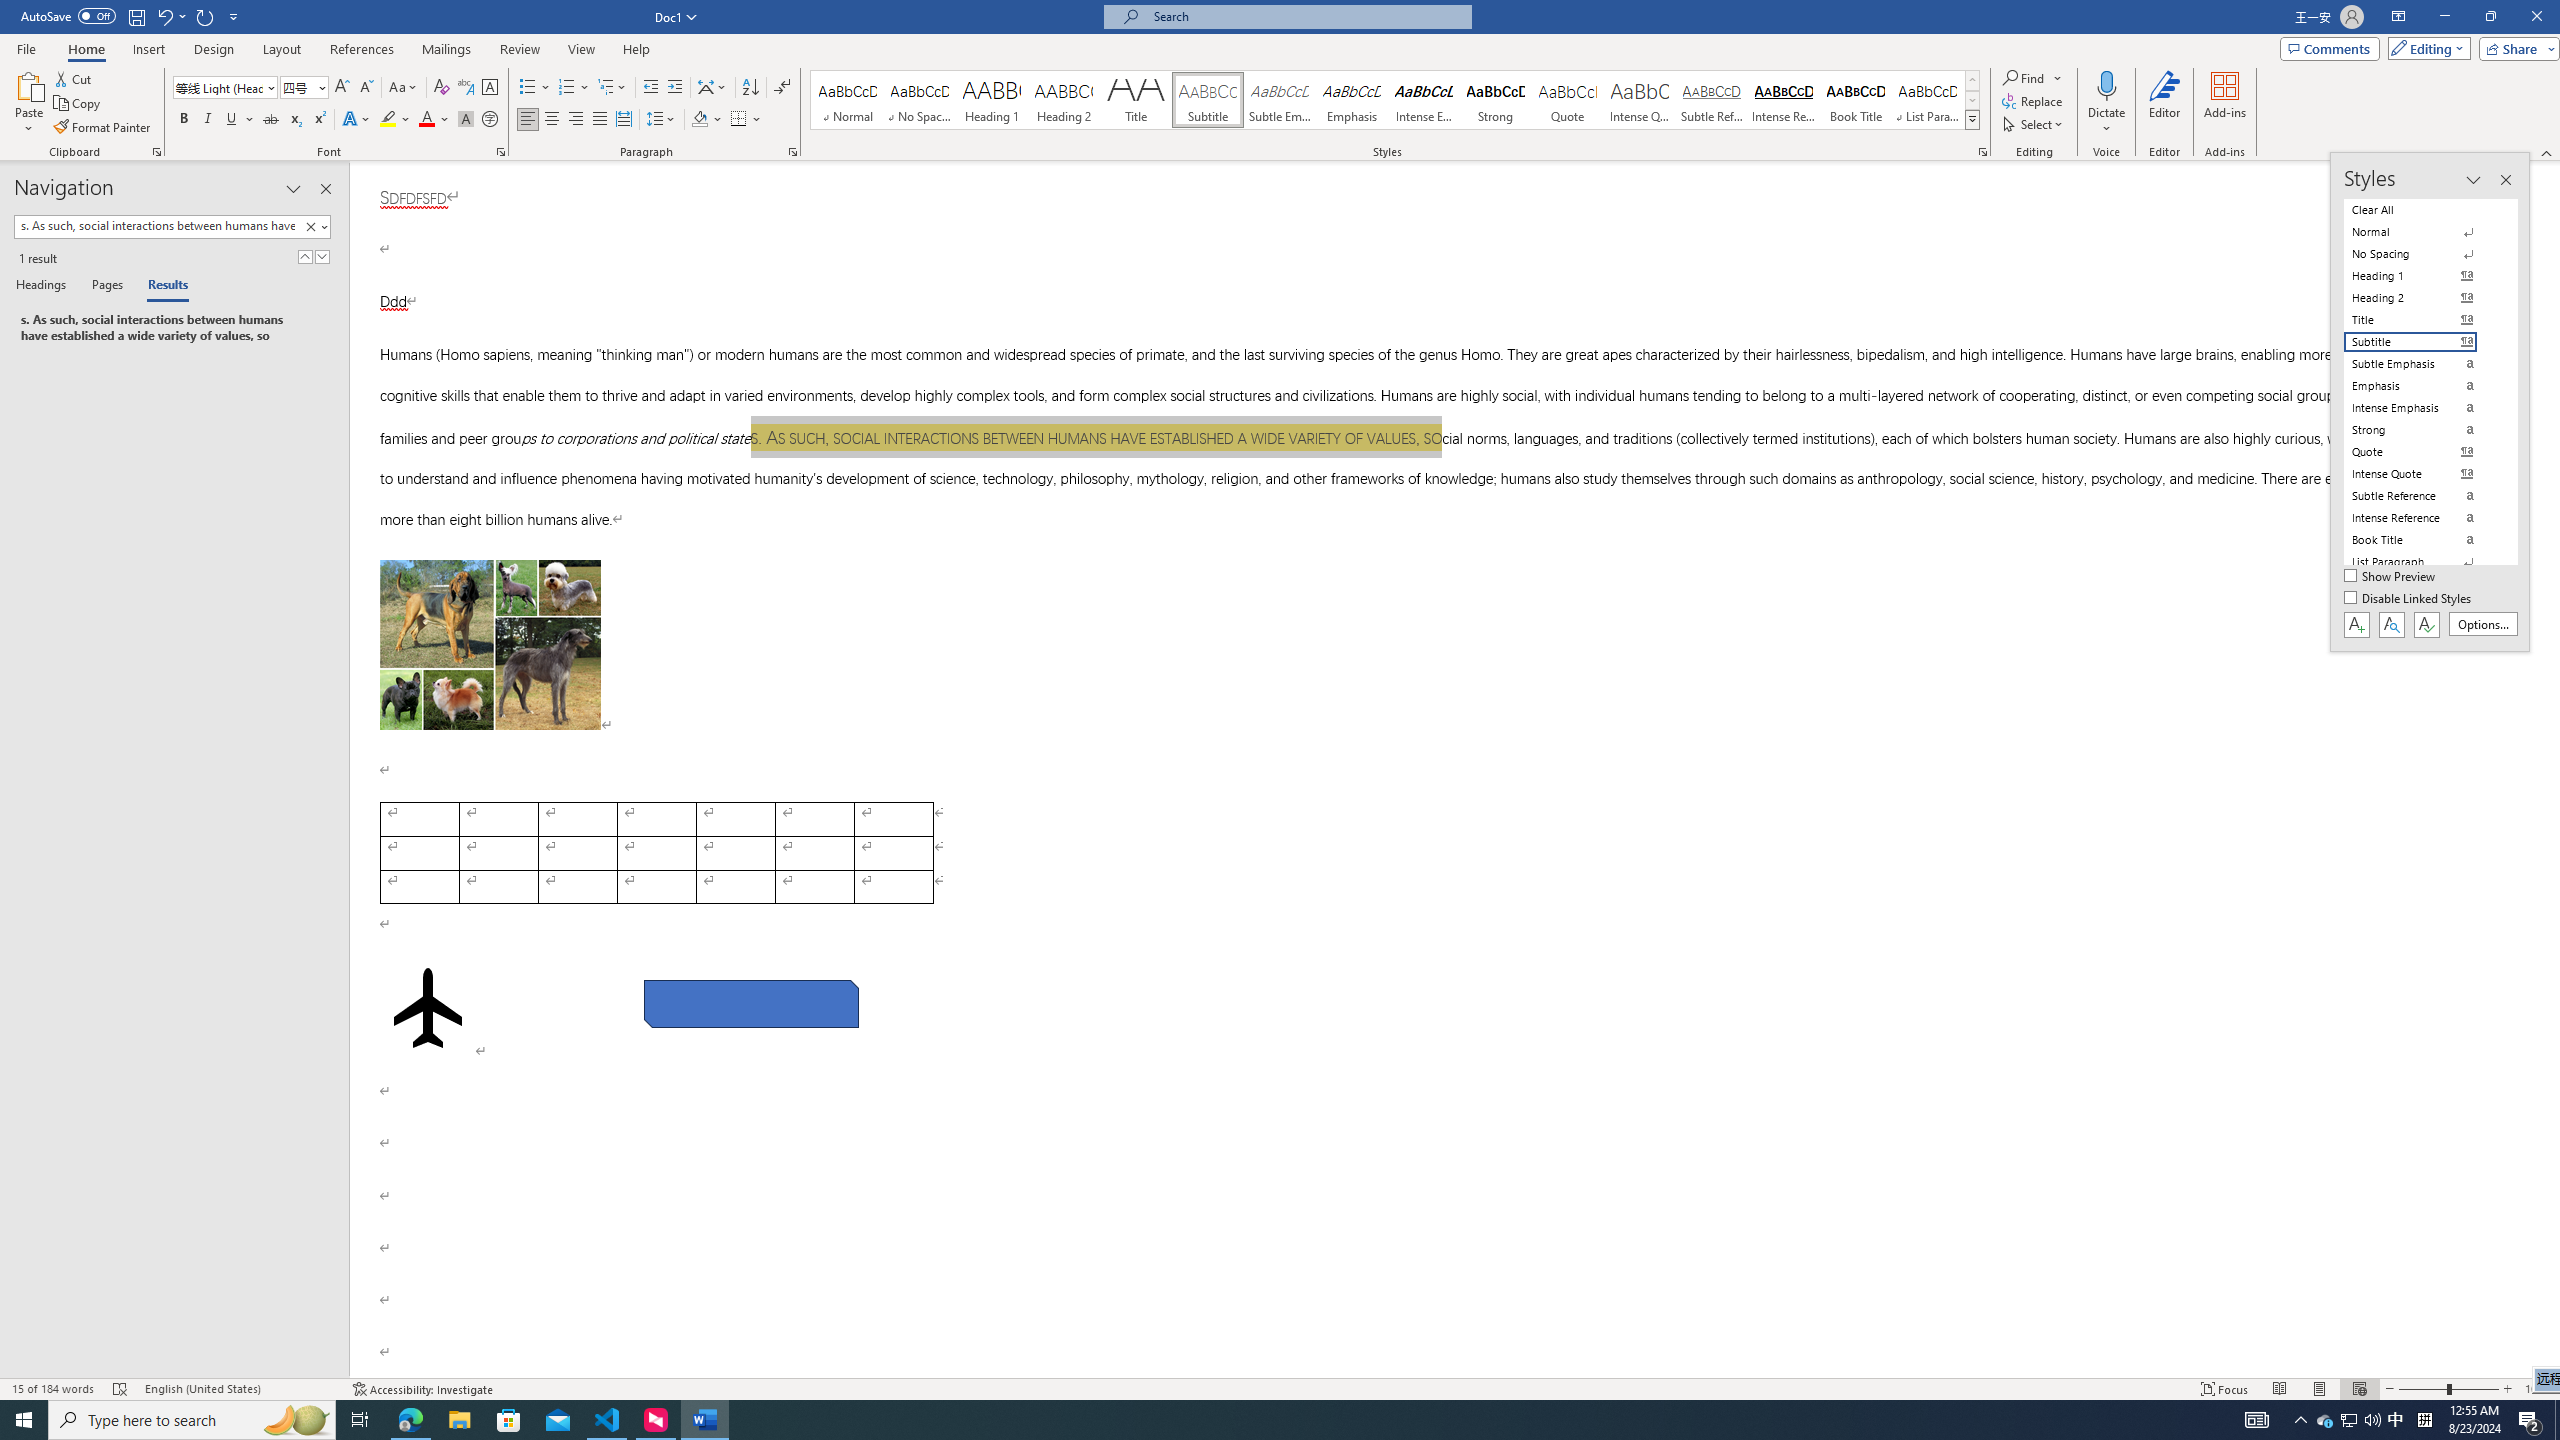 Image resolution: width=2560 pixels, height=1440 pixels. Describe the element at coordinates (163, 15) in the screenshot. I see `'Undo Style'` at that location.